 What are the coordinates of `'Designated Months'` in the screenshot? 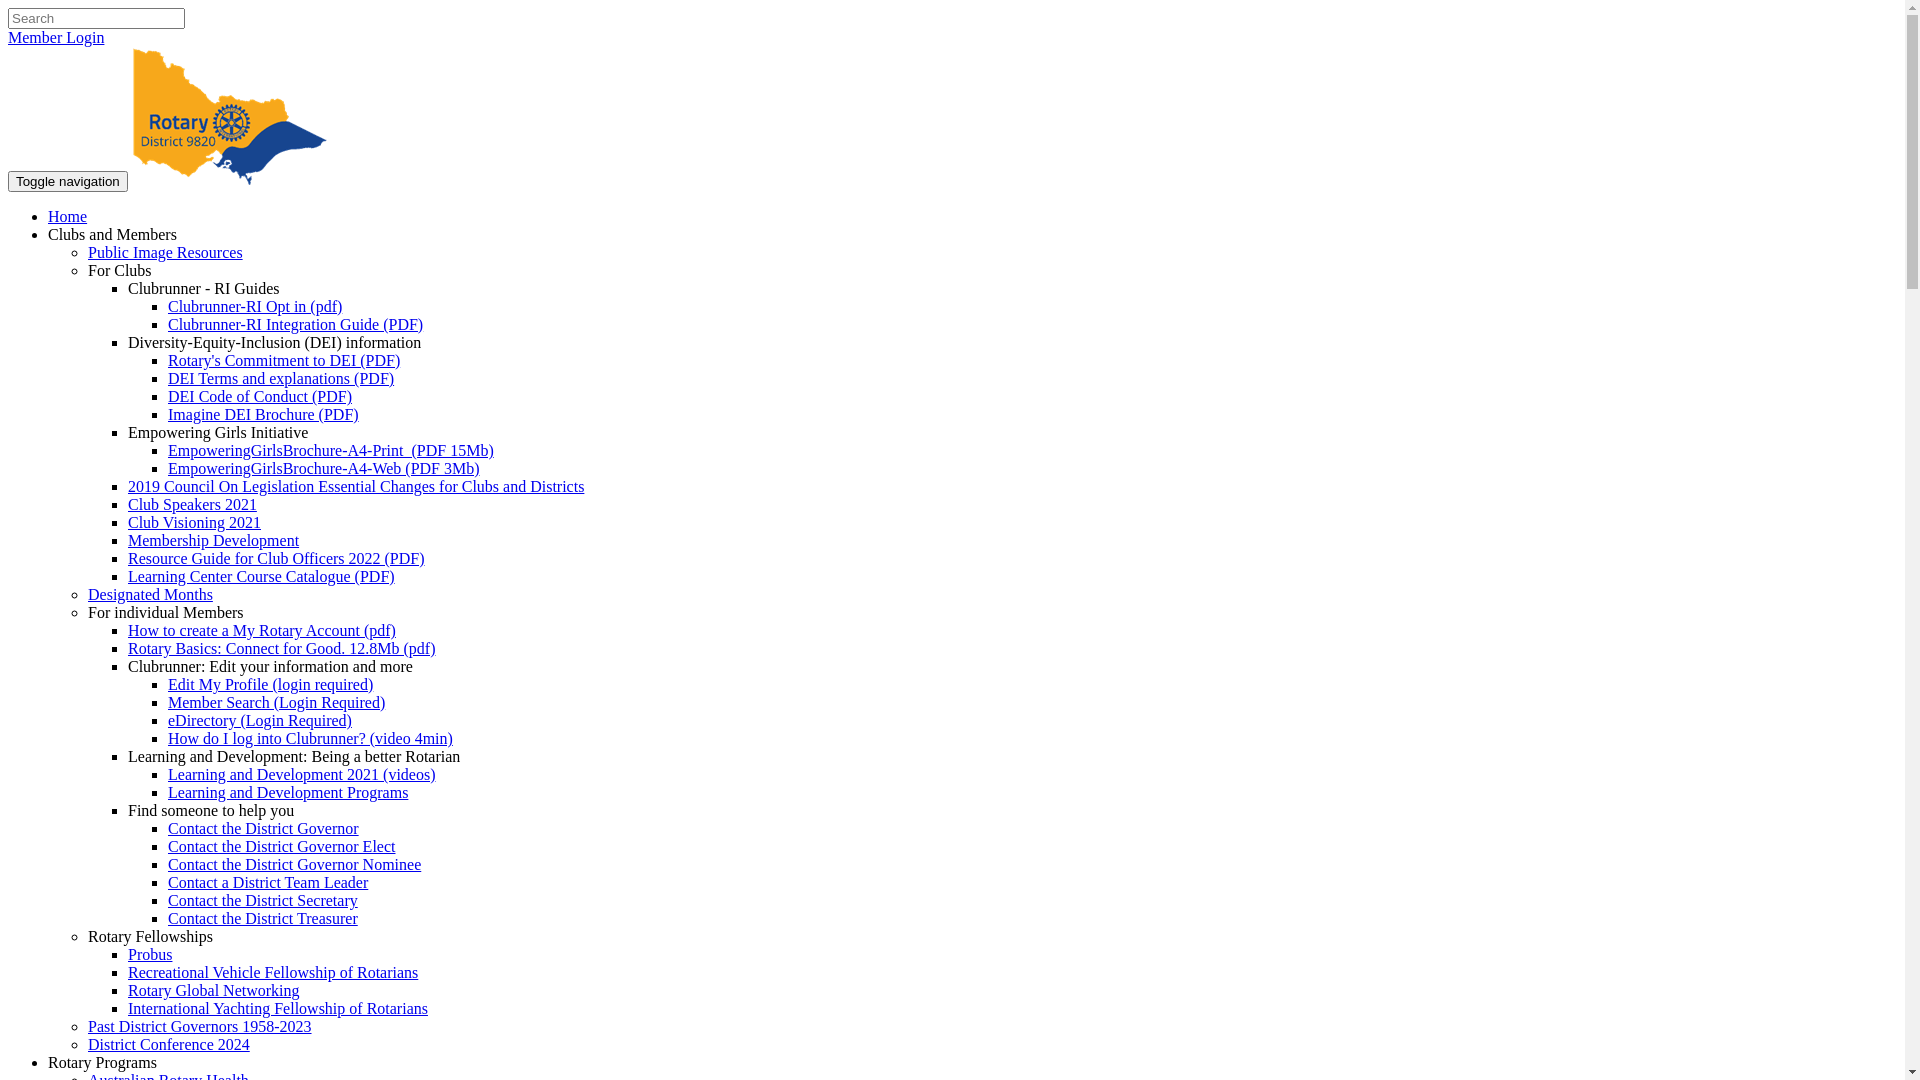 It's located at (149, 593).